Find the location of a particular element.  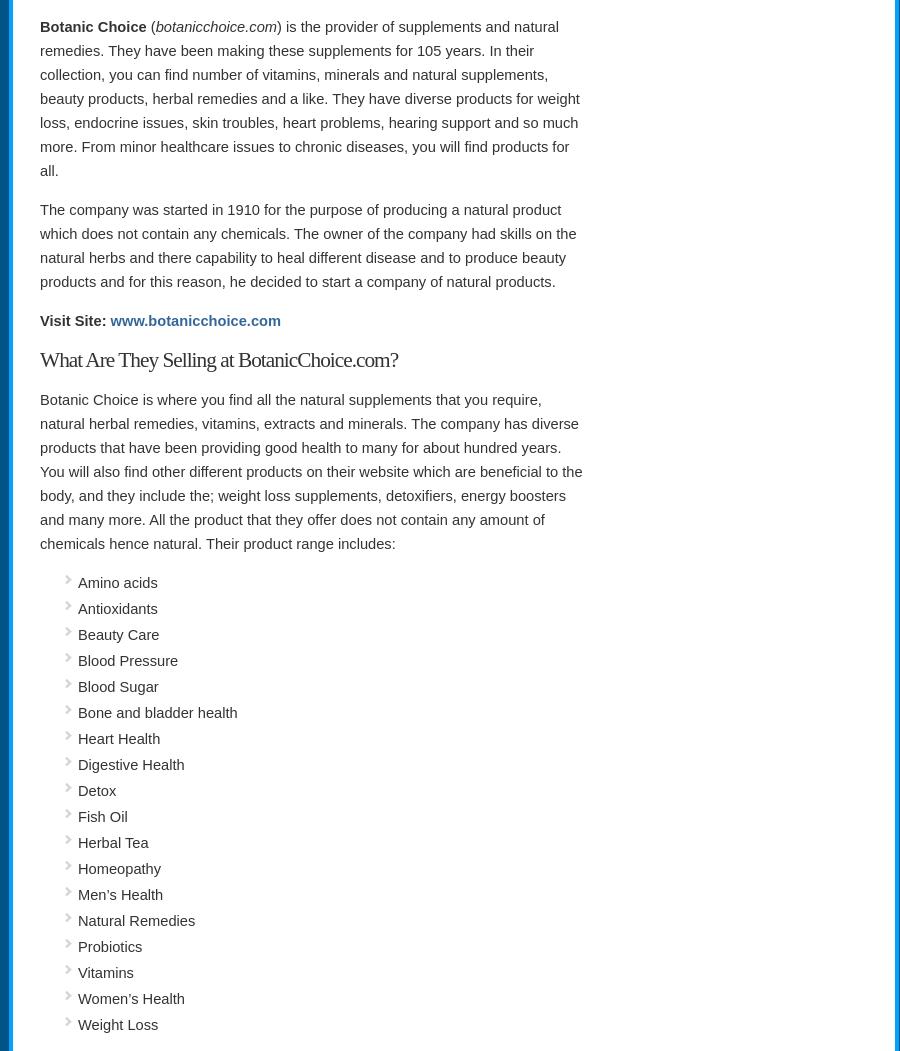

'Amino acids' is located at coordinates (77, 582).